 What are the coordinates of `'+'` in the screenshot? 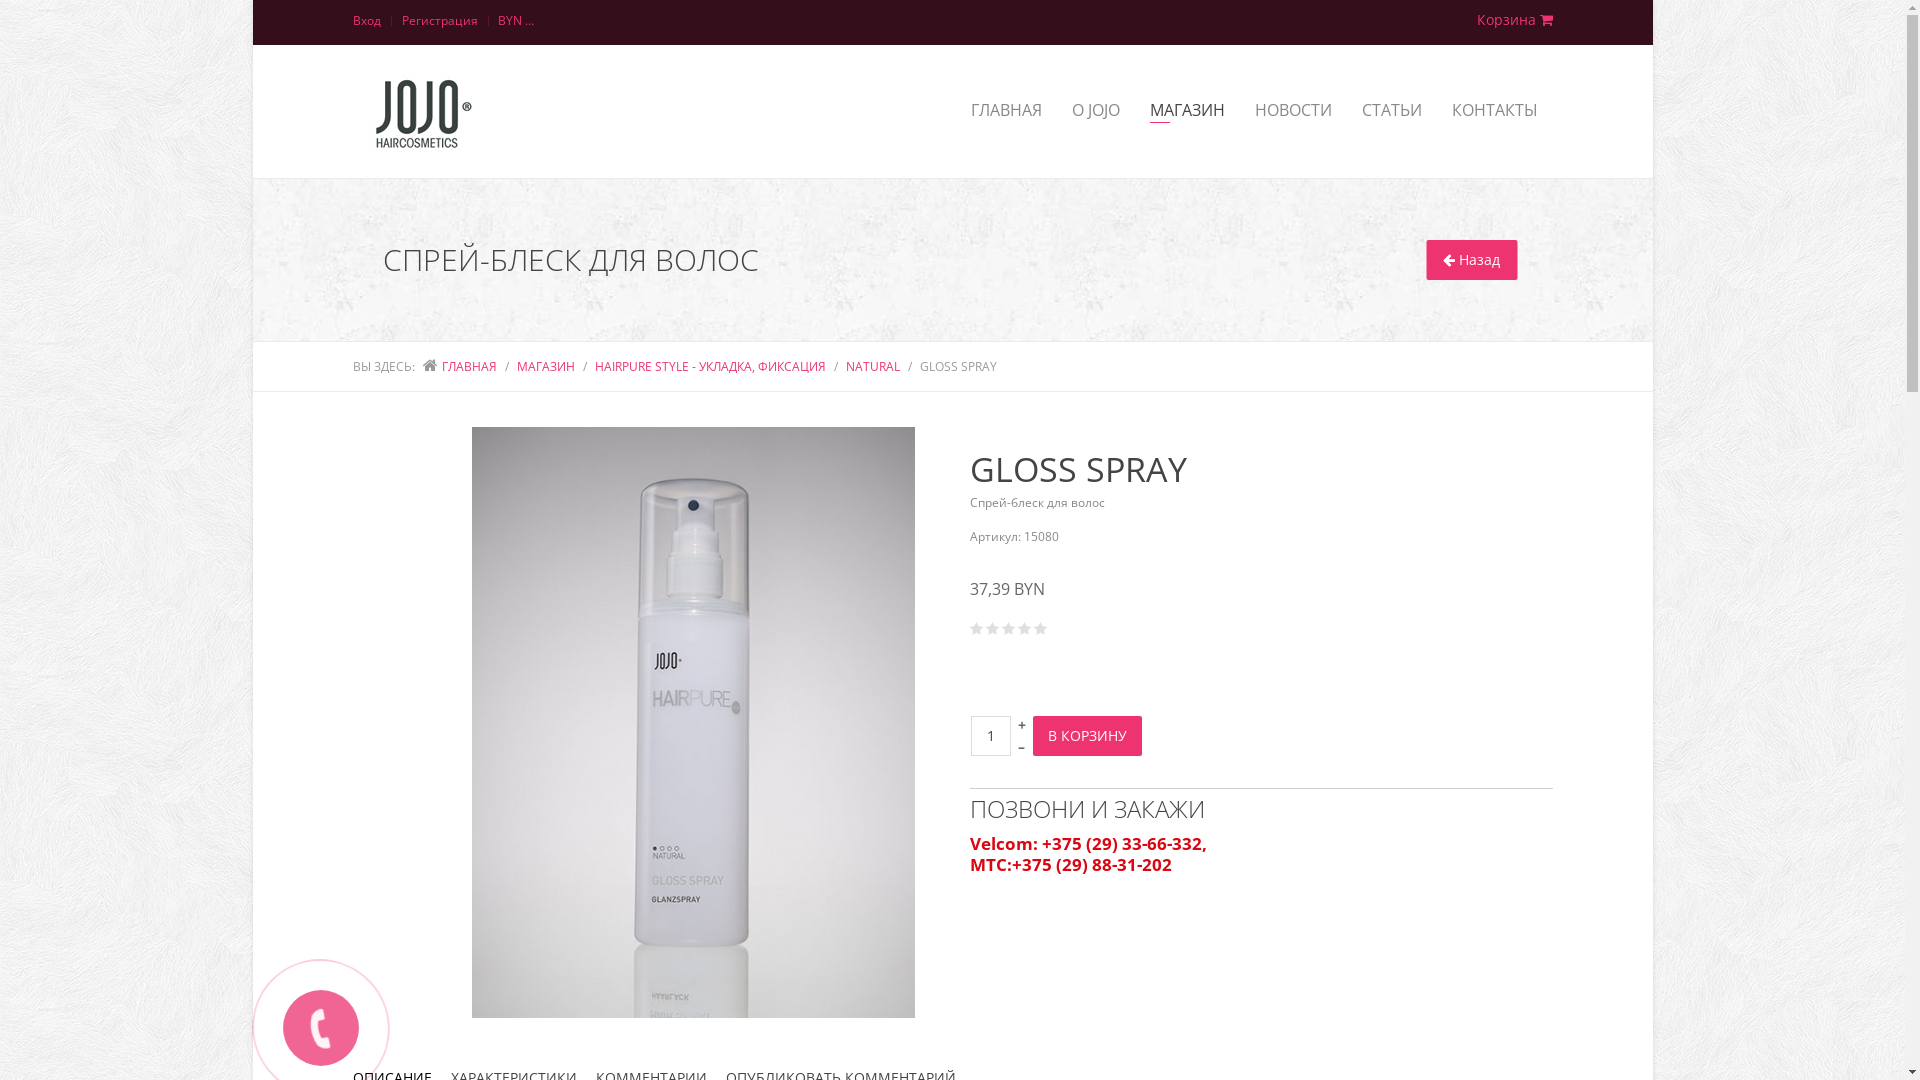 It's located at (1022, 724).